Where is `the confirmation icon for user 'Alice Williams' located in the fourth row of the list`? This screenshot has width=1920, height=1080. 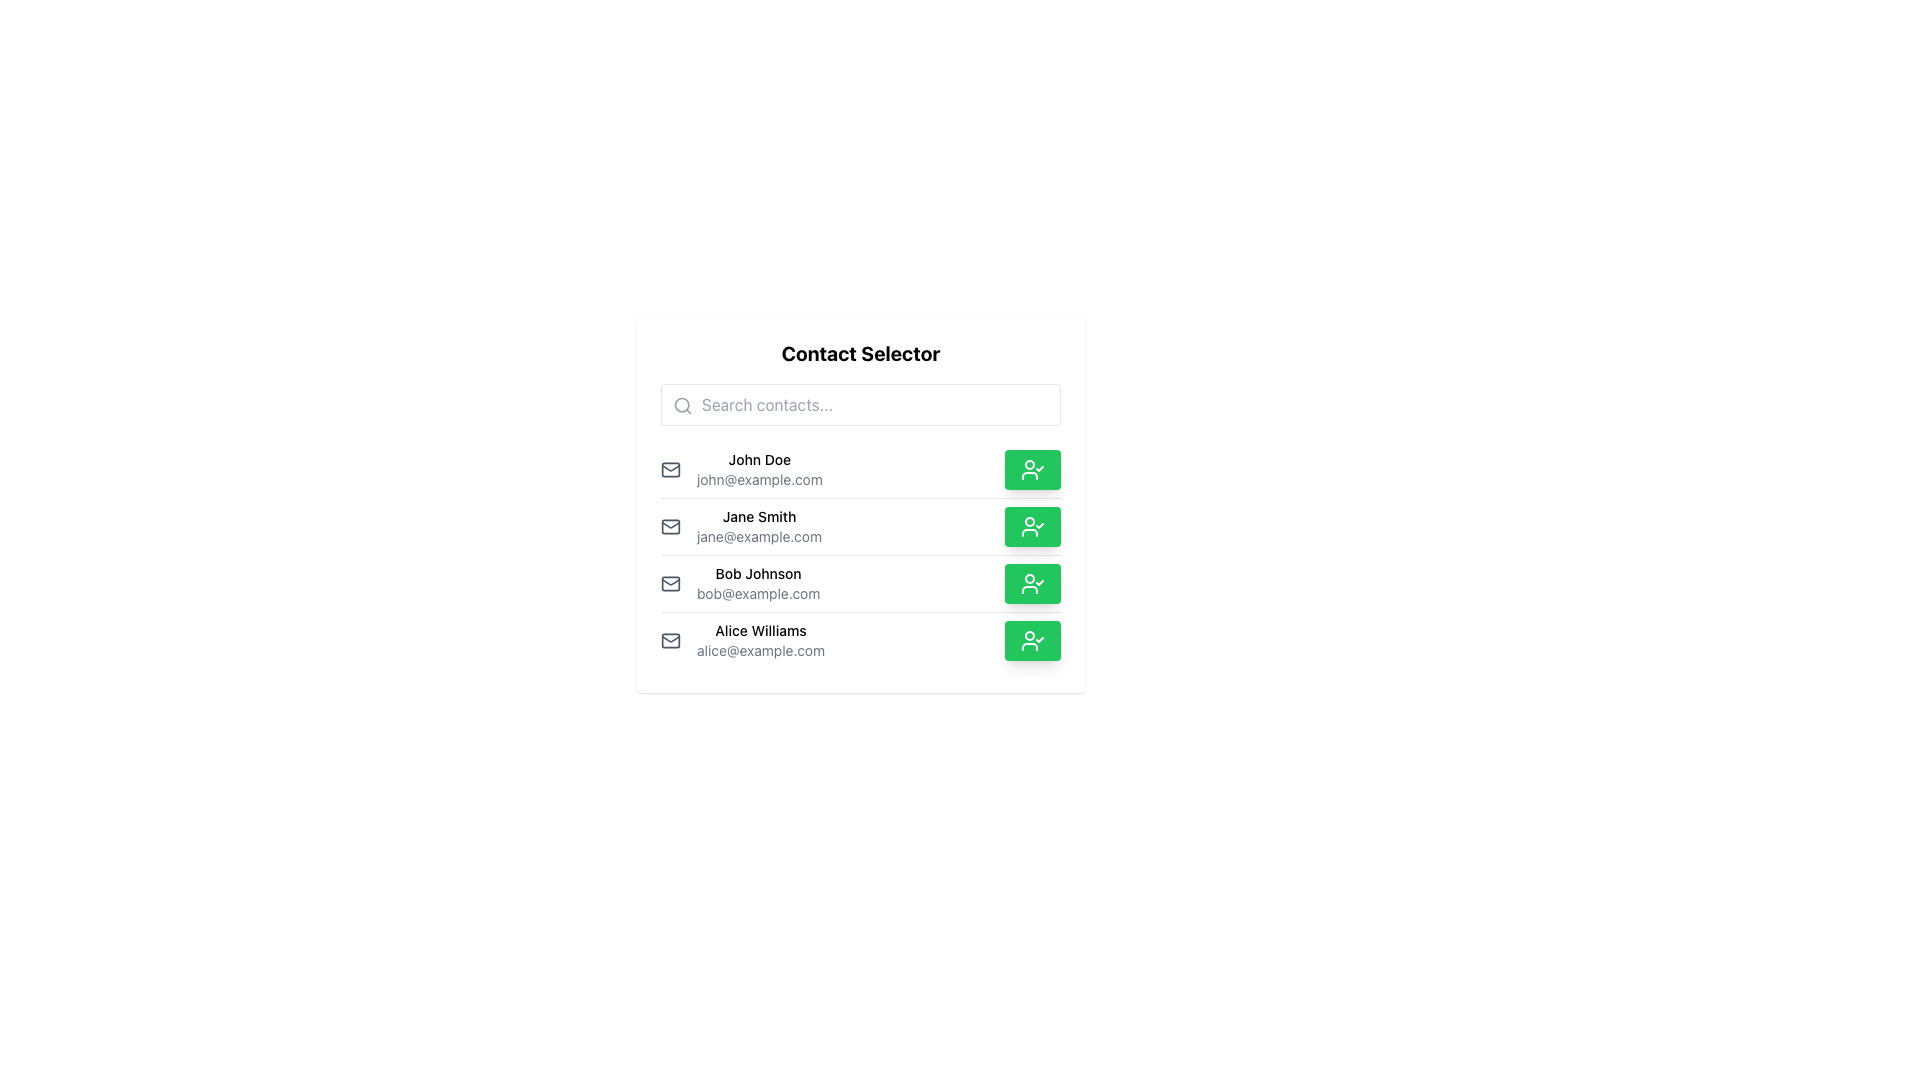 the confirmation icon for user 'Alice Williams' located in the fourth row of the list is located at coordinates (1032, 640).